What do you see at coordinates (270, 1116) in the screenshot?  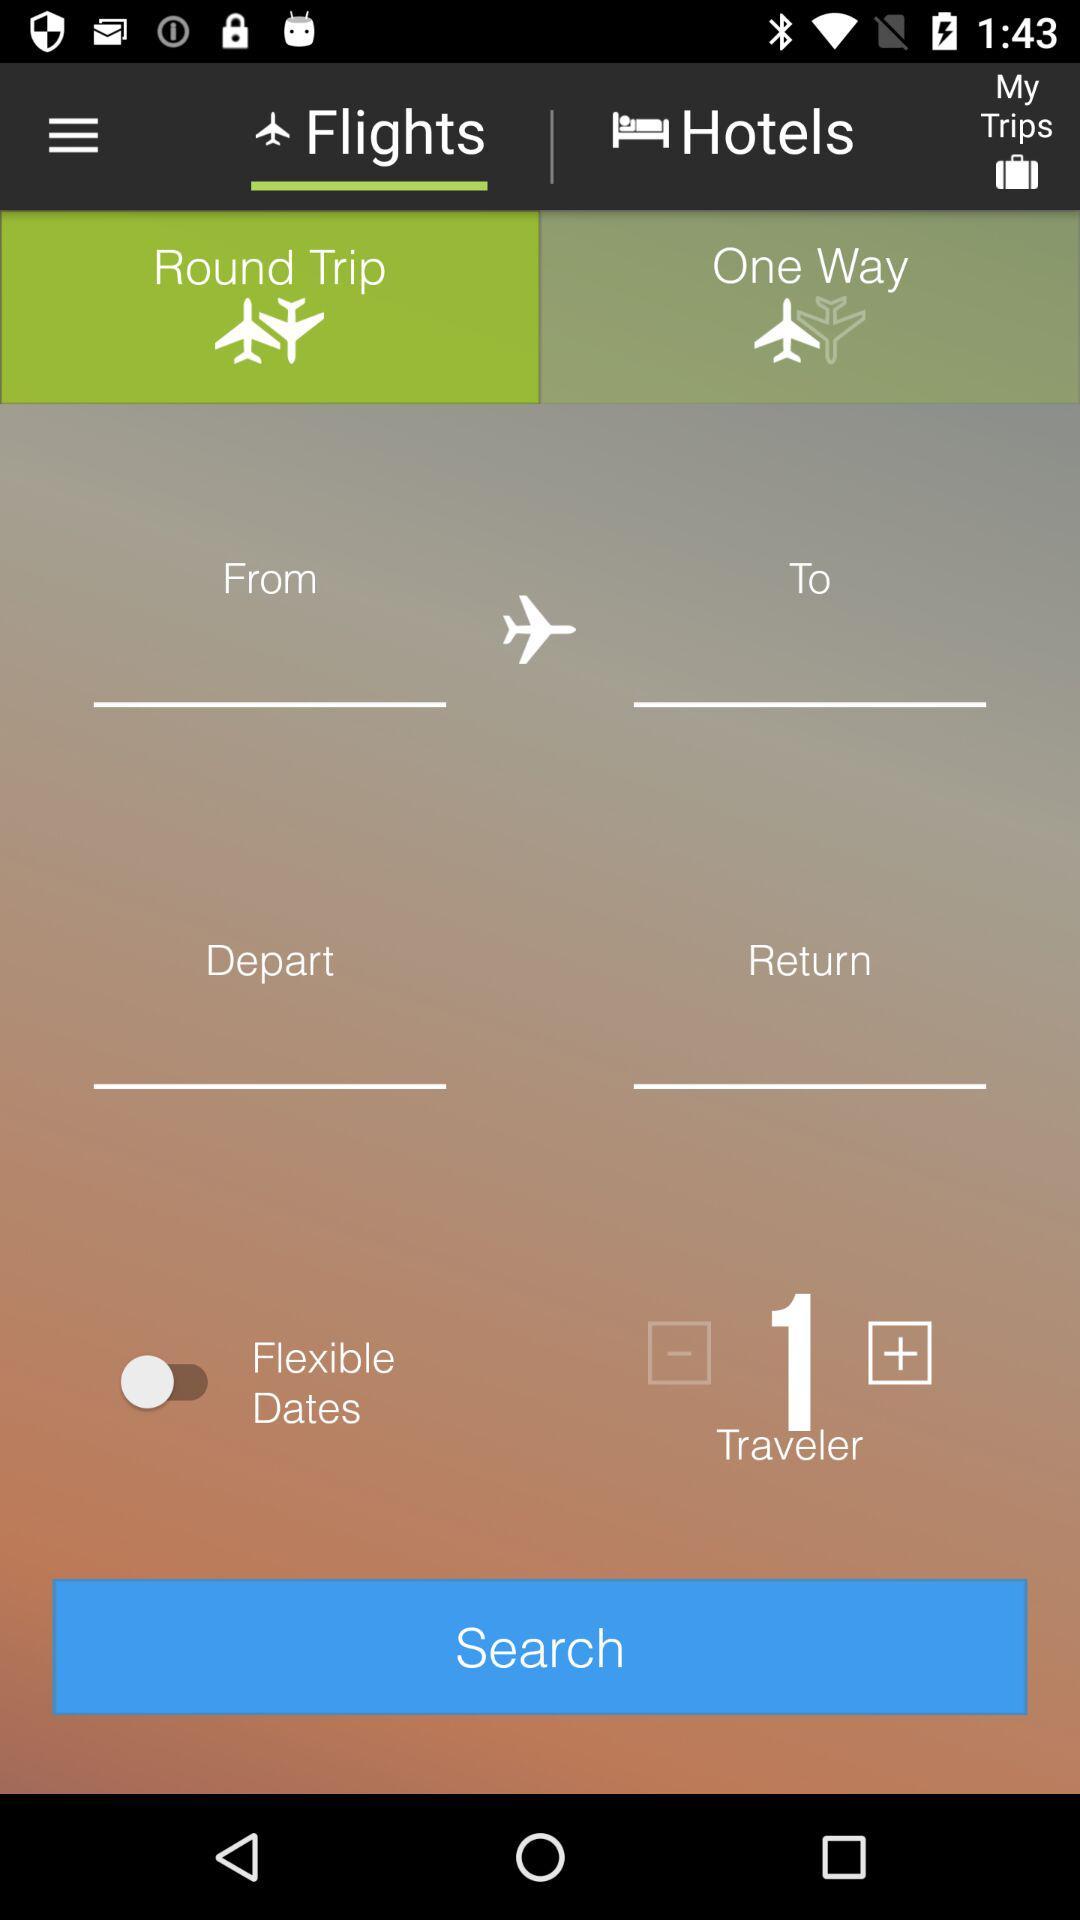 I see `departure entry` at bounding box center [270, 1116].